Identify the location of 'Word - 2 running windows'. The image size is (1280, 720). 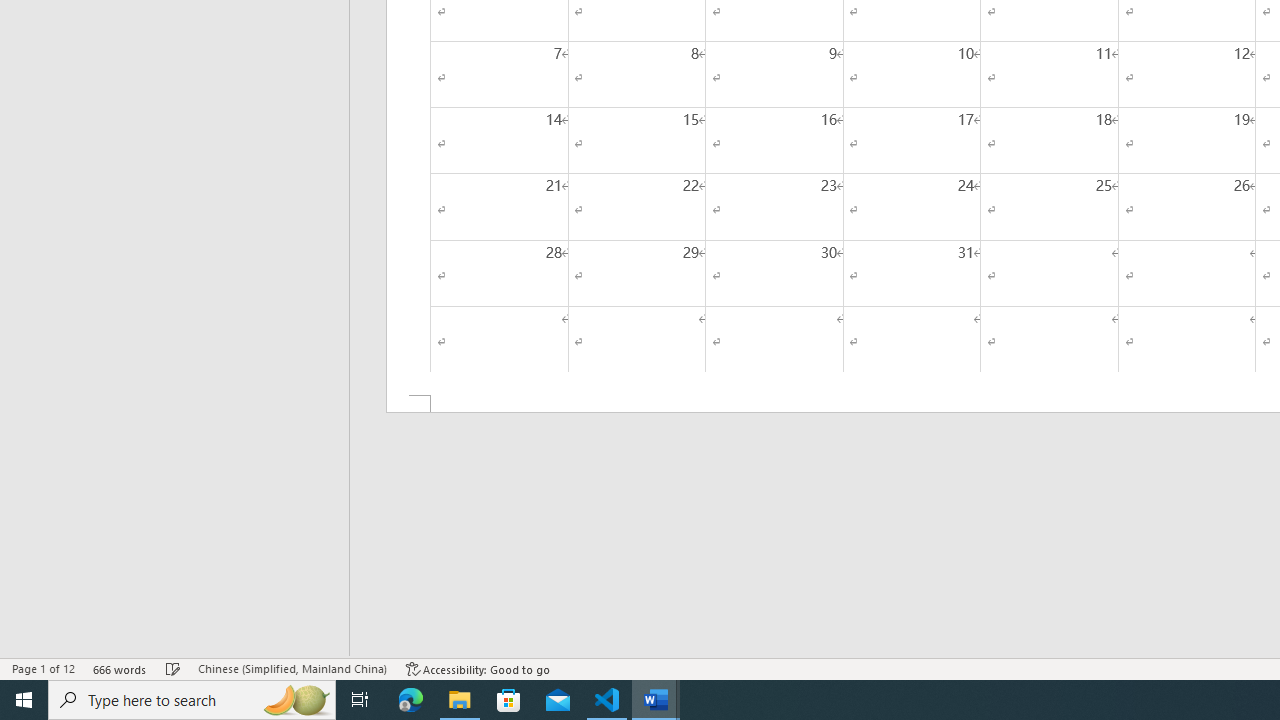
(656, 698).